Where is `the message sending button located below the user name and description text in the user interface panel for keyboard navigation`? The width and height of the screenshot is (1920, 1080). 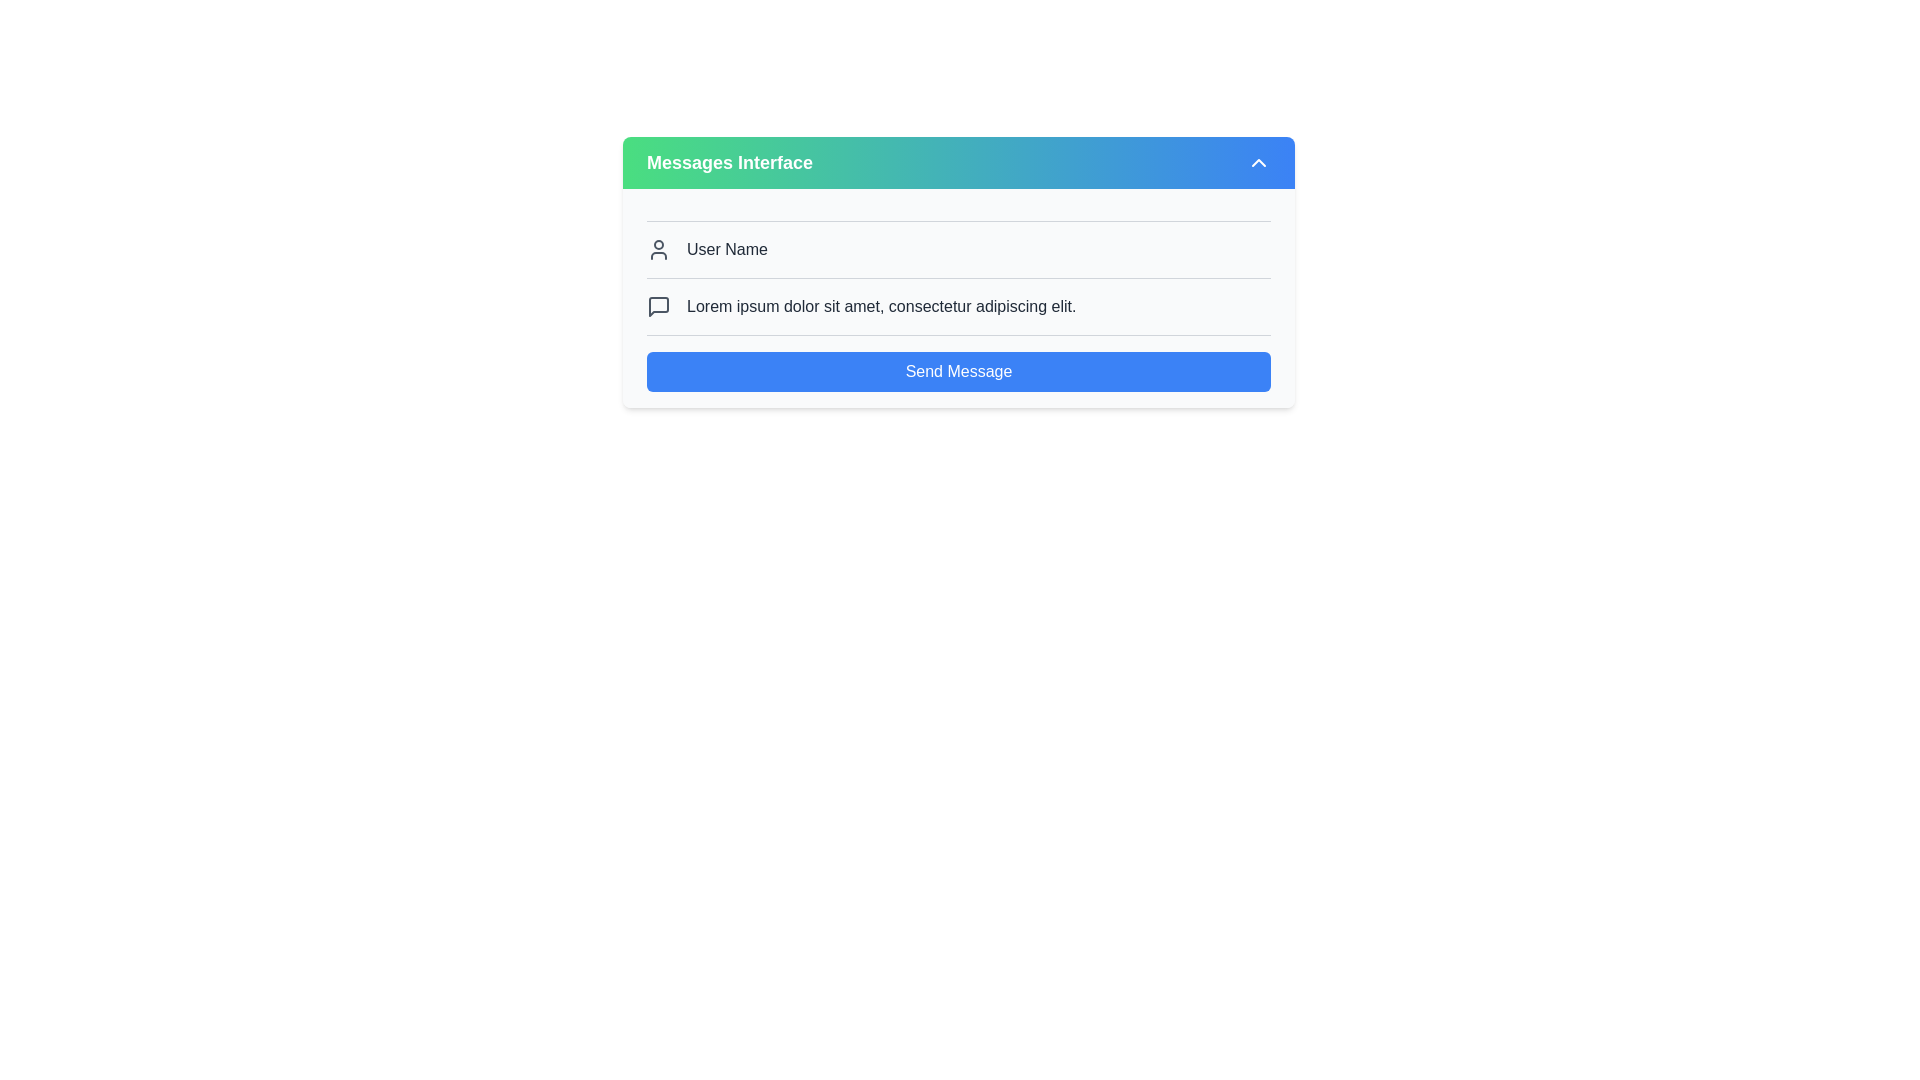 the message sending button located below the user name and description text in the user interface panel for keyboard navigation is located at coordinates (958, 371).